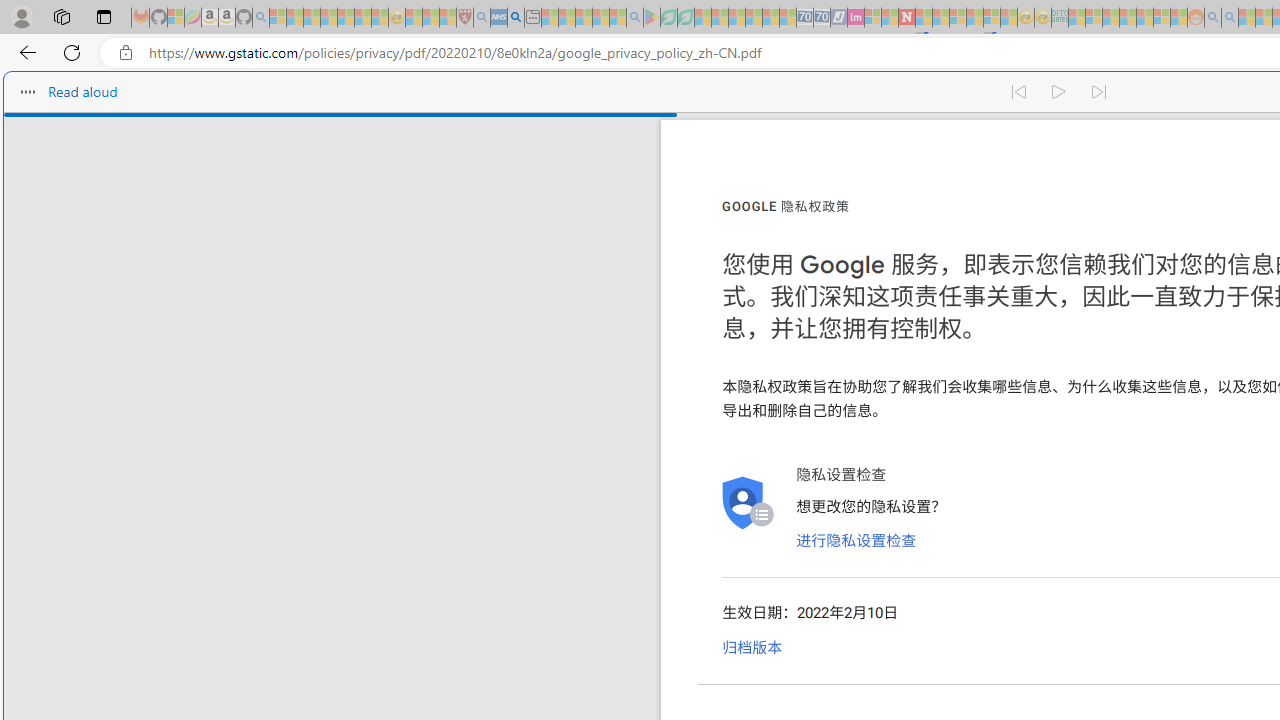 Image resolution: width=1280 pixels, height=720 pixels. I want to click on 'Robert H. Shmerling, MD - Harvard Health - Sleeping', so click(464, 17).